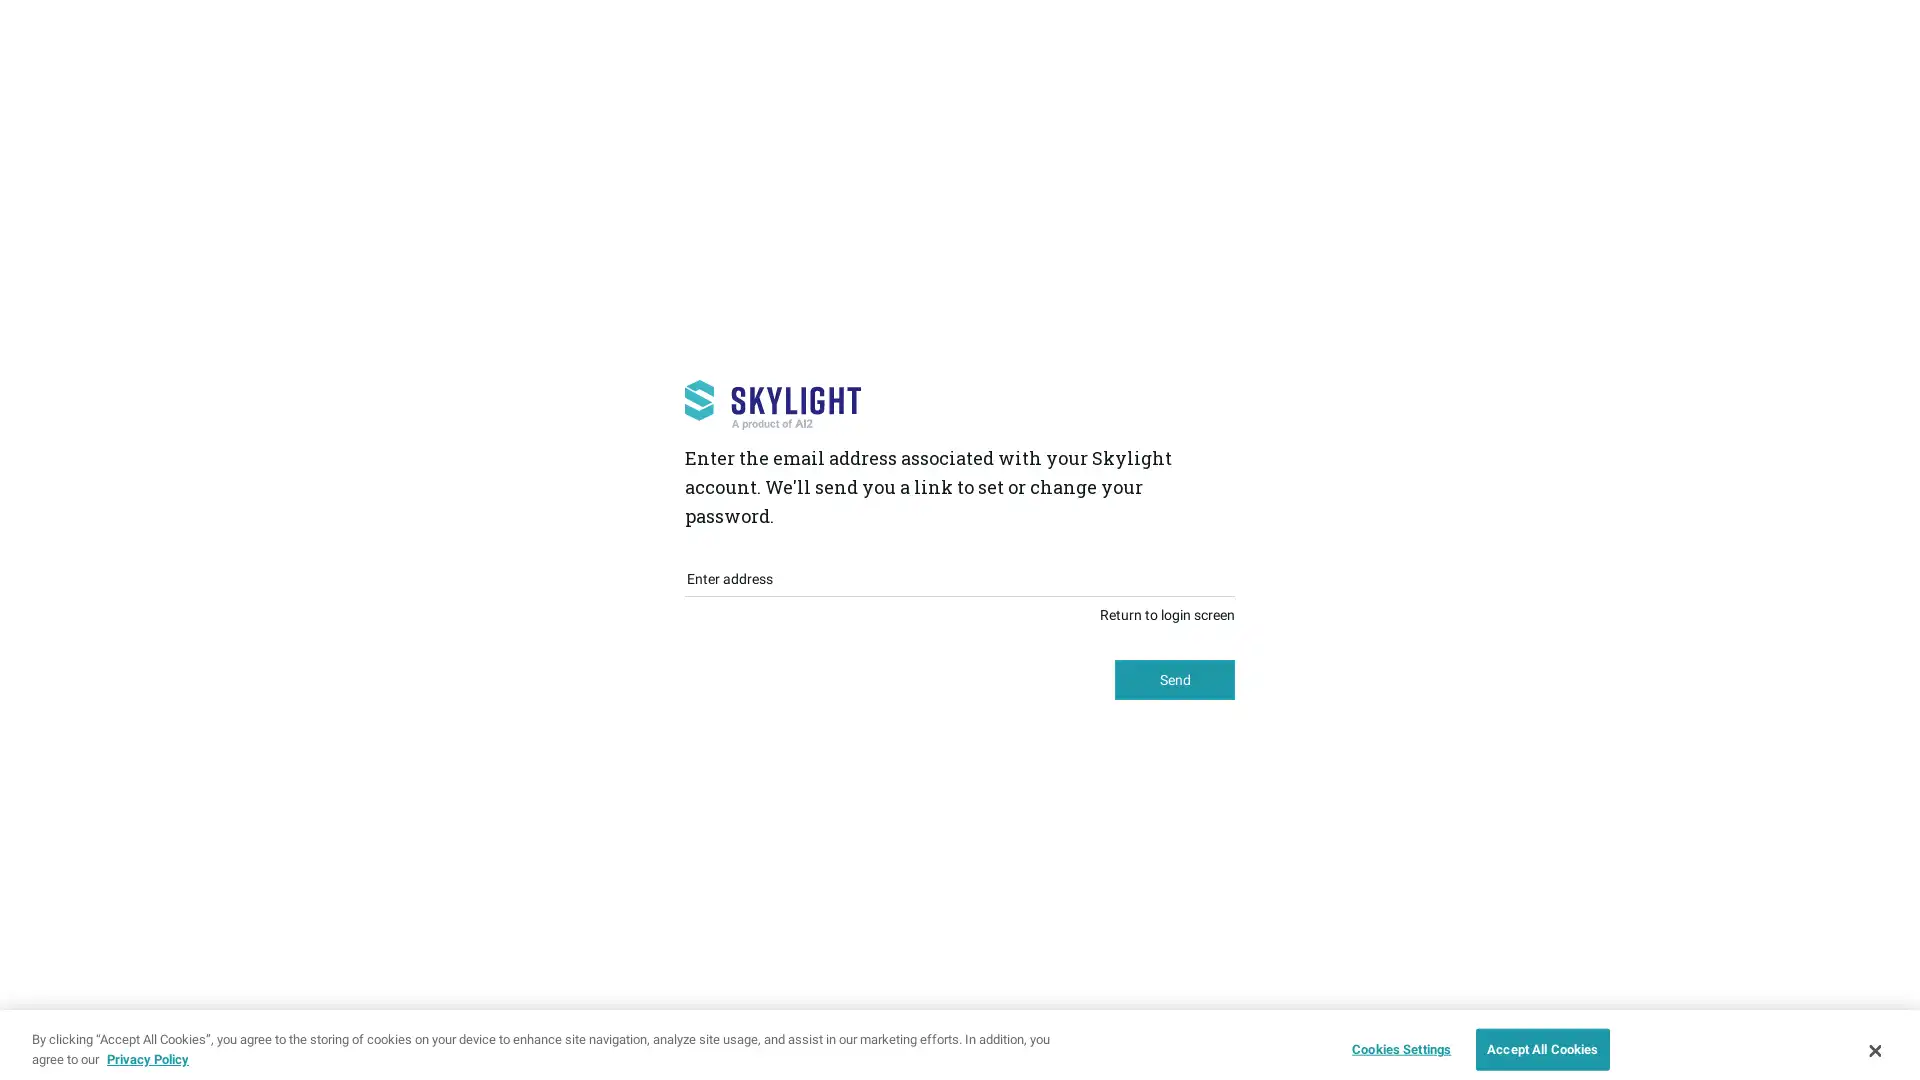 This screenshot has height=1080, width=1920. What do you see at coordinates (1541, 1036) in the screenshot?
I see `Accept All Cookies` at bounding box center [1541, 1036].